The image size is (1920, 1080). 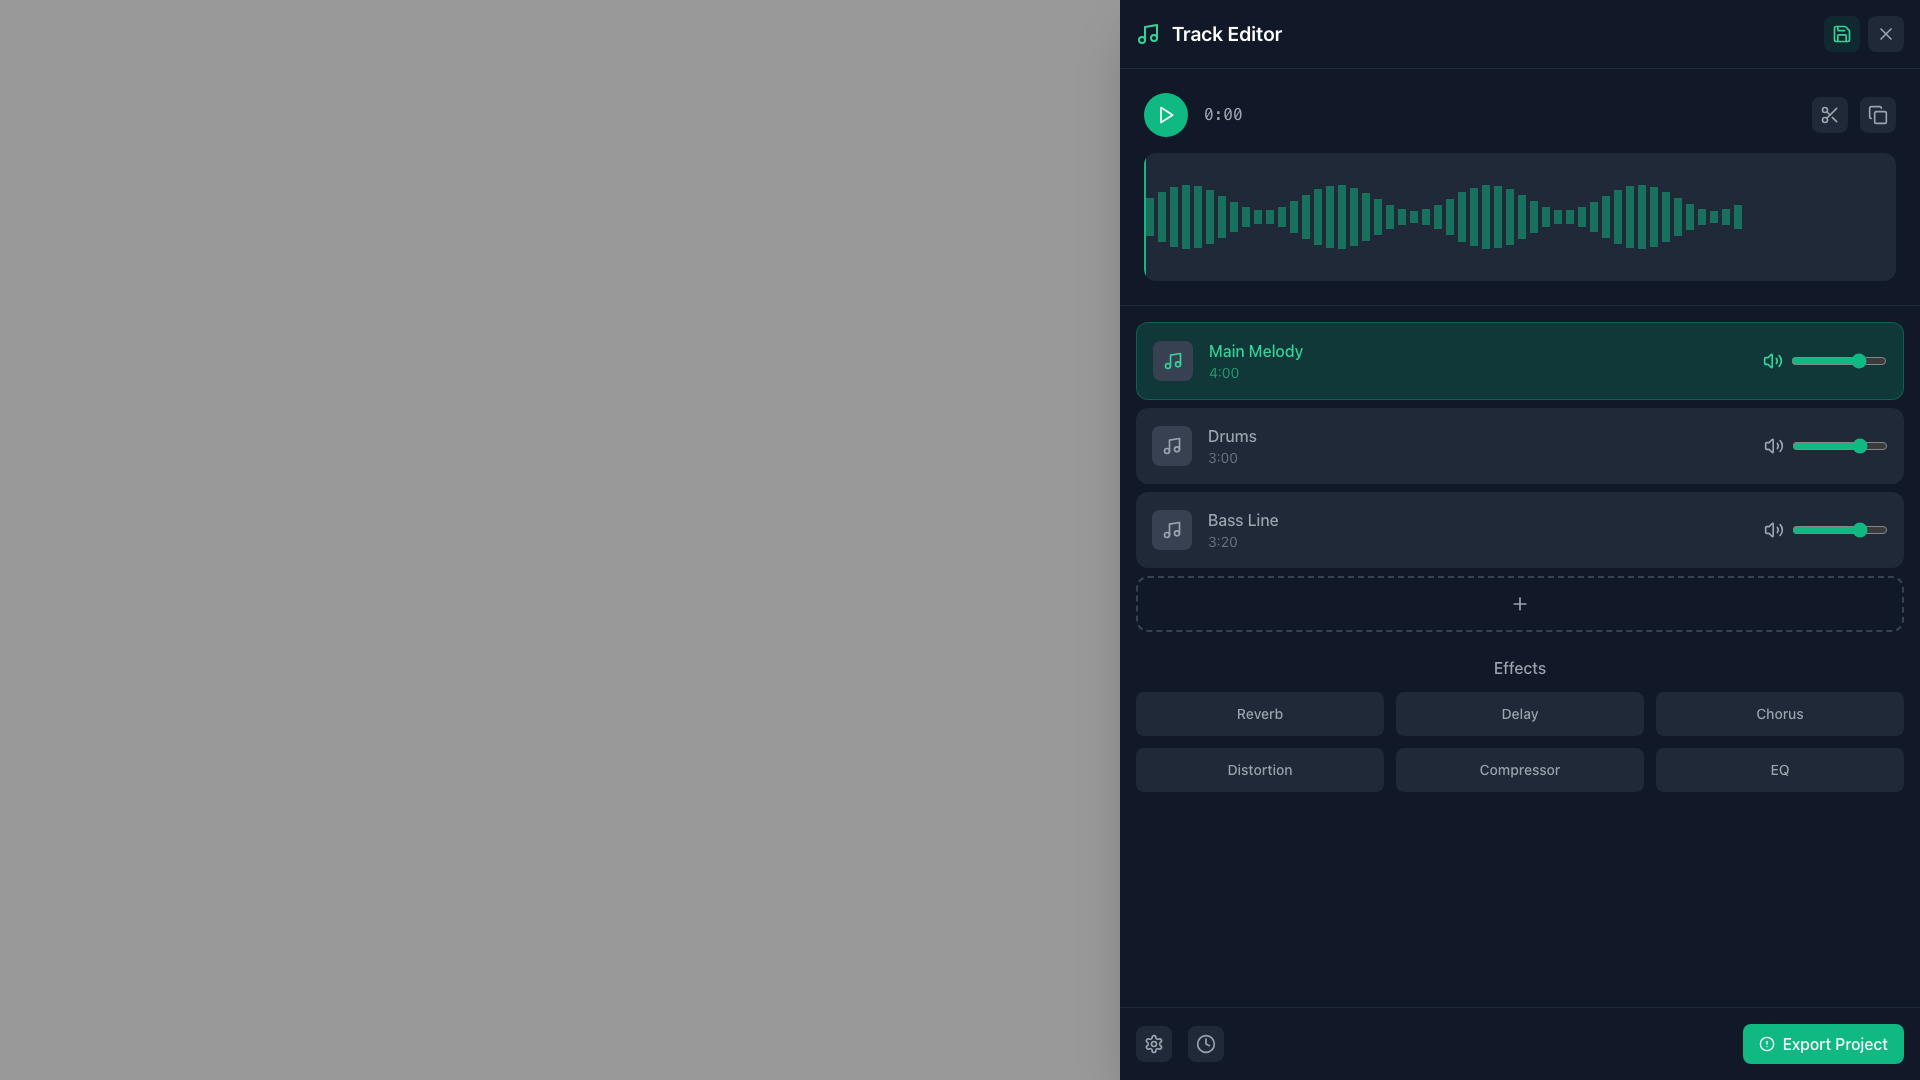 What do you see at coordinates (1712, 216) in the screenshot?
I see `the 44th graphical bar segment in the horizontal bar chart` at bounding box center [1712, 216].